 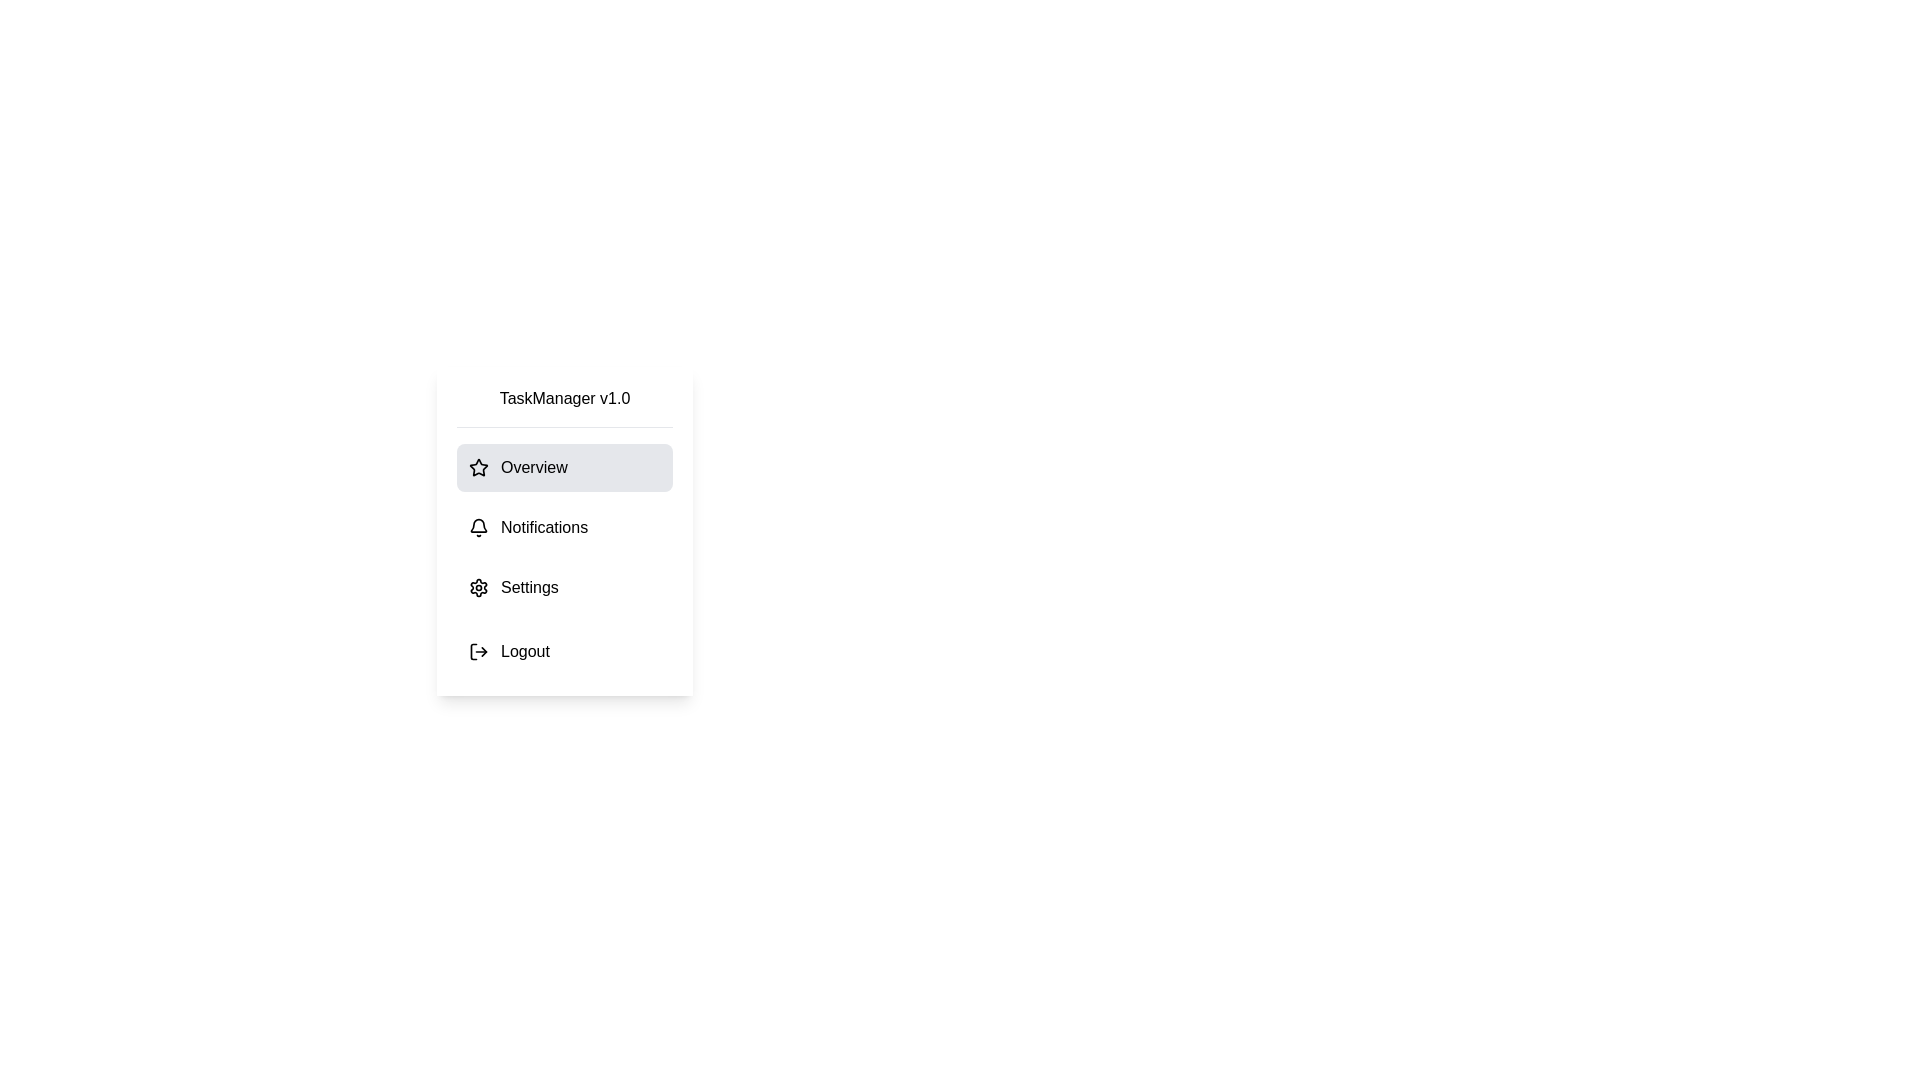 I want to click on the star-shaped icon that visually enhances the 'Overview' menu item, located, so click(x=478, y=467).